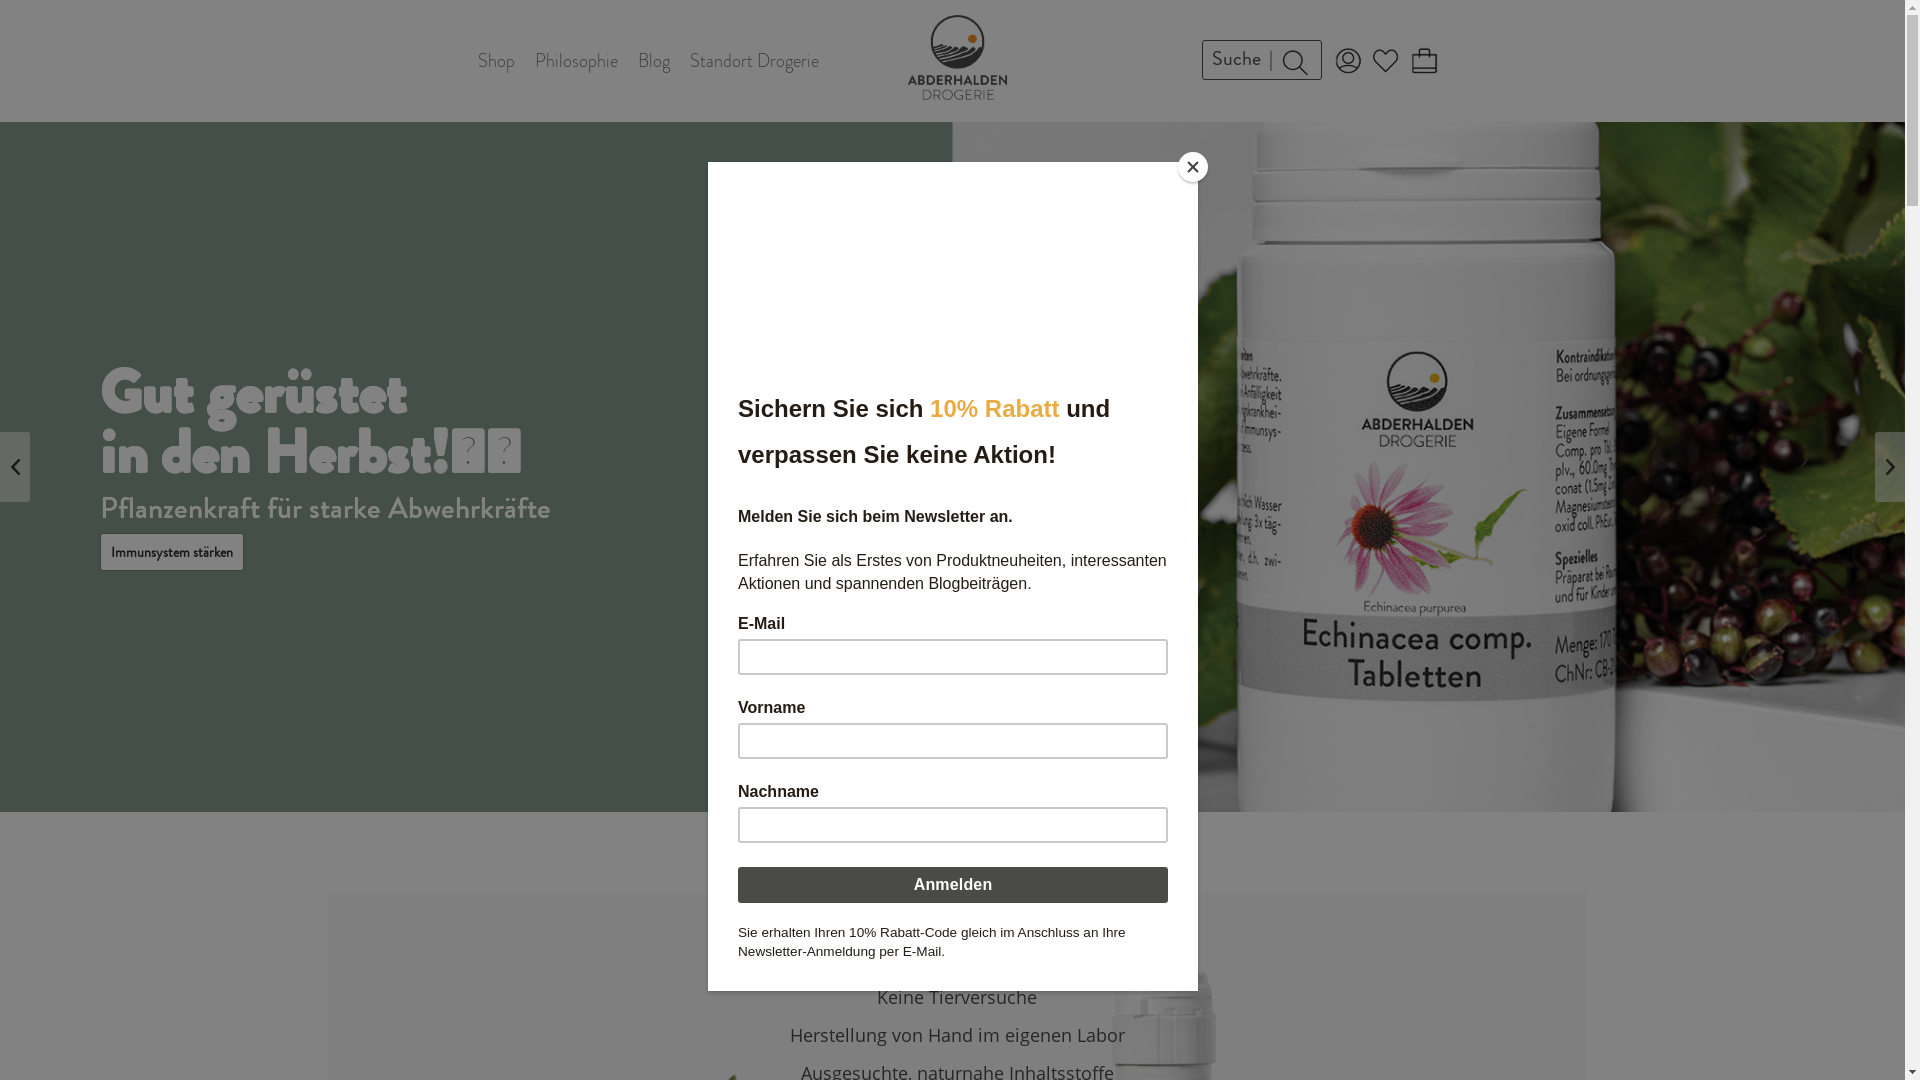  What do you see at coordinates (165, 520) in the screenshot?
I see `'Repair Balsam Stick'` at bounding box center [165, 520].